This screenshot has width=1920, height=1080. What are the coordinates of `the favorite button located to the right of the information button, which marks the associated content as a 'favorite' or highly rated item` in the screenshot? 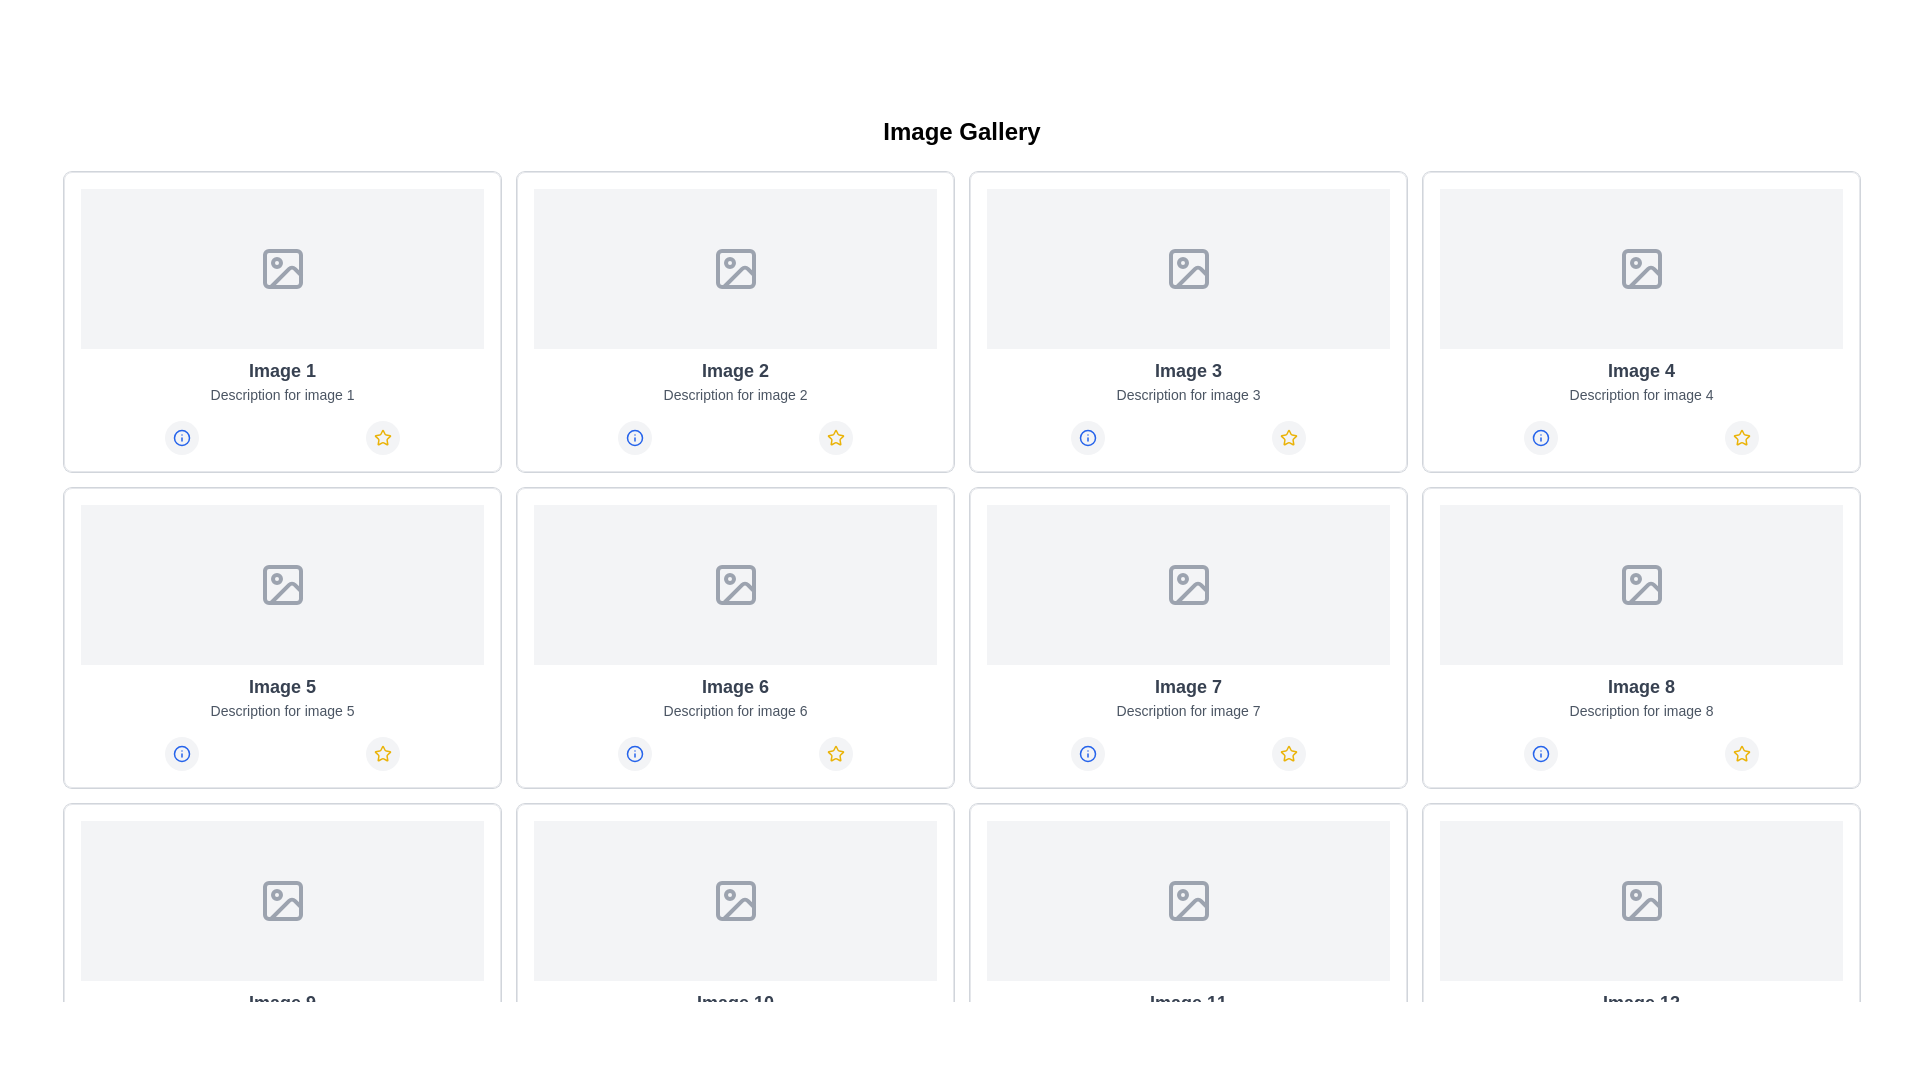 It's located at (836, 437).